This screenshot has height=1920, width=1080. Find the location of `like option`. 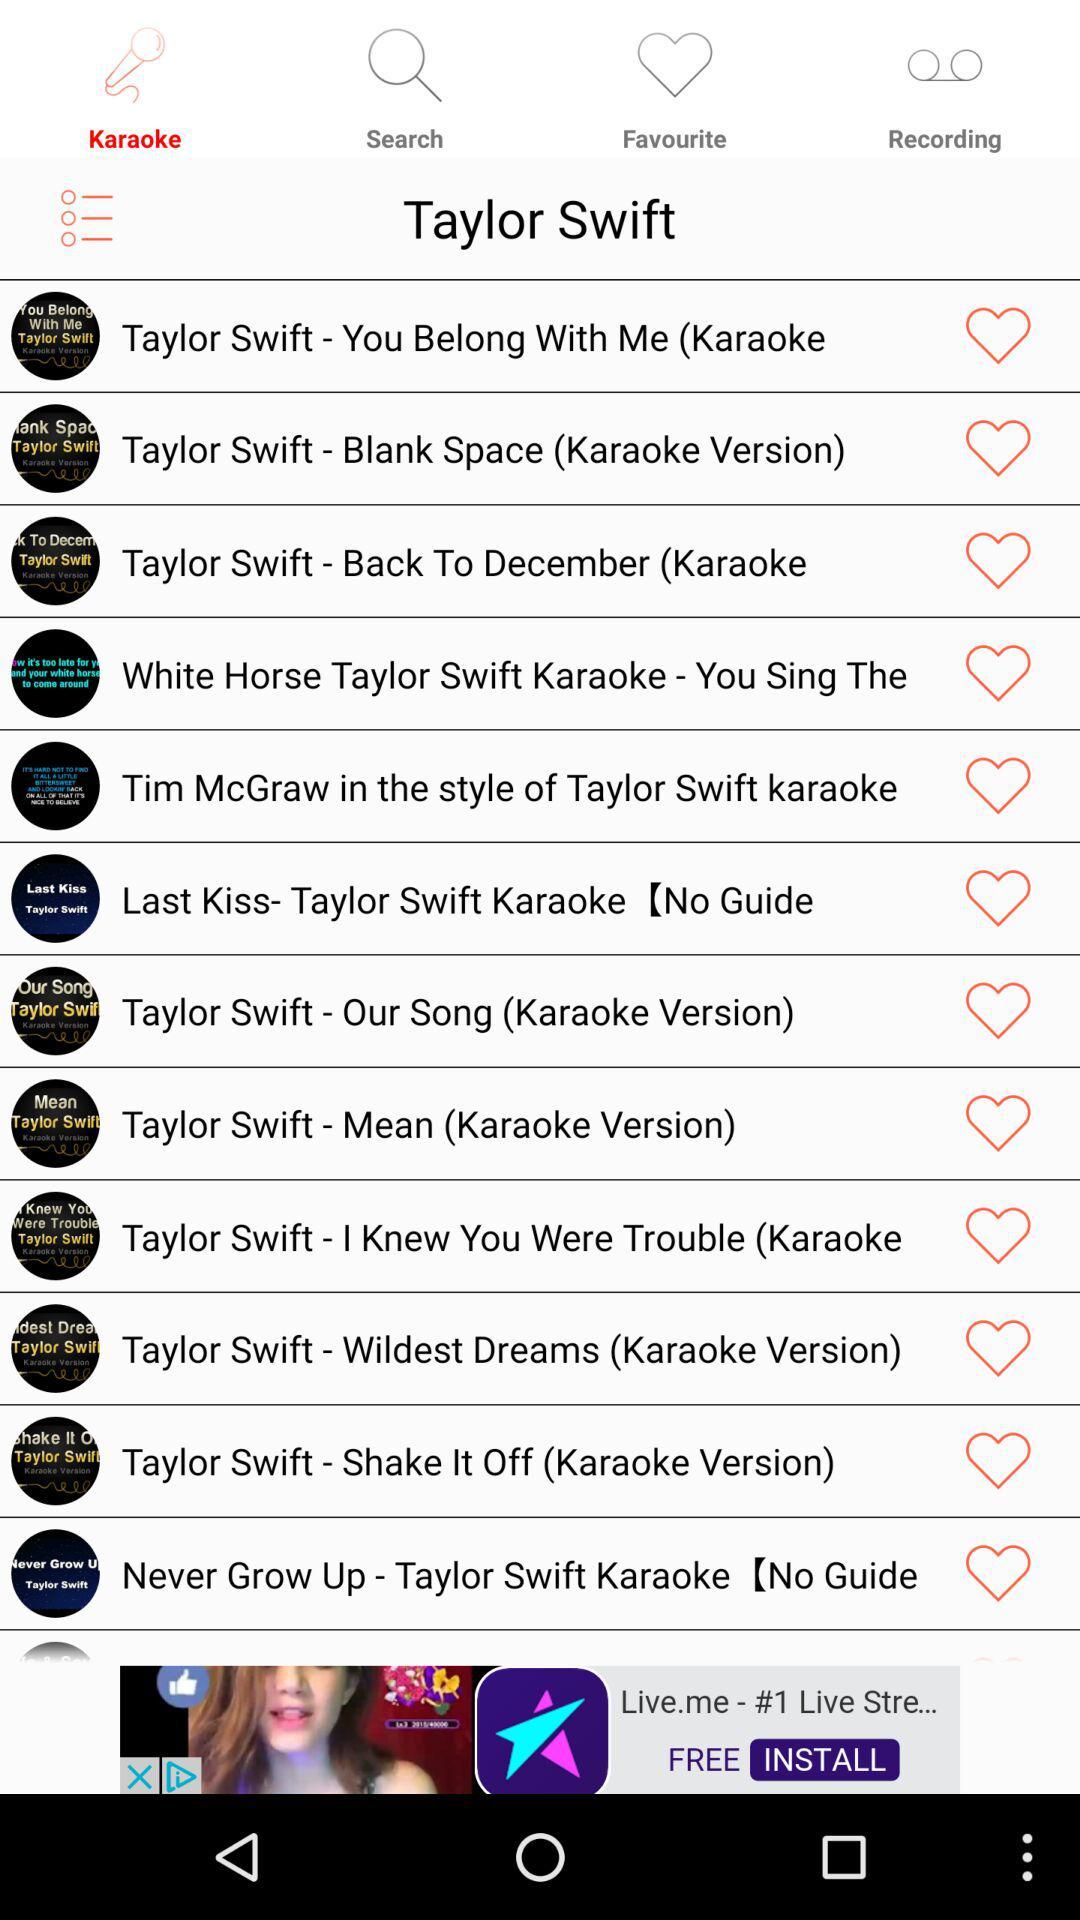

like option is located at coordinates (998, 1011).